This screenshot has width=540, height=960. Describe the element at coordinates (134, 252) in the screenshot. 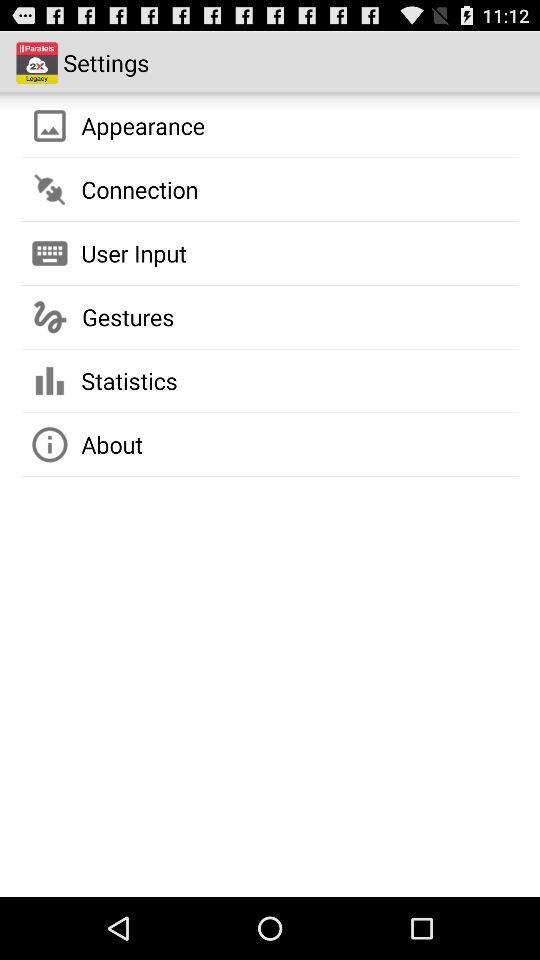

I see `app above gestures` at that location.